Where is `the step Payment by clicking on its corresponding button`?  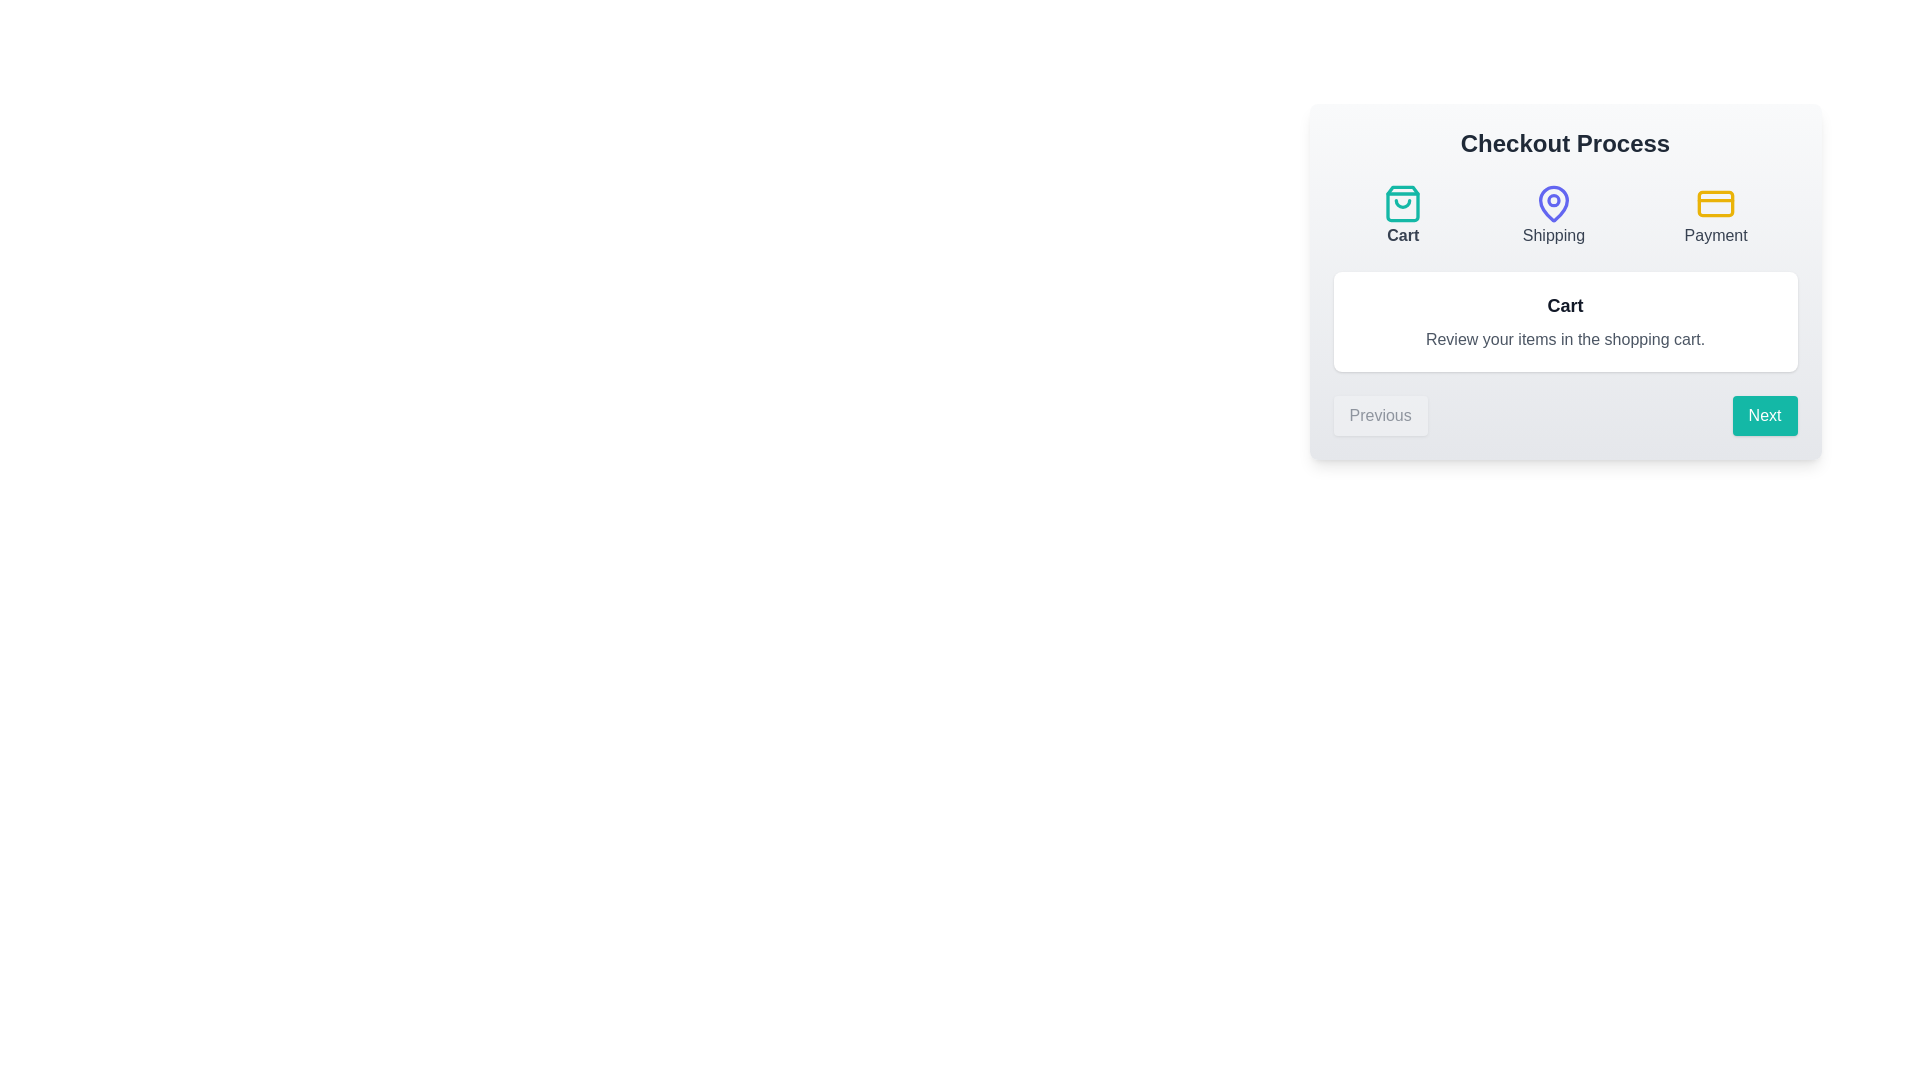 the step Payment by clicking on its corresponding button is located at coordinates (1715, 216).